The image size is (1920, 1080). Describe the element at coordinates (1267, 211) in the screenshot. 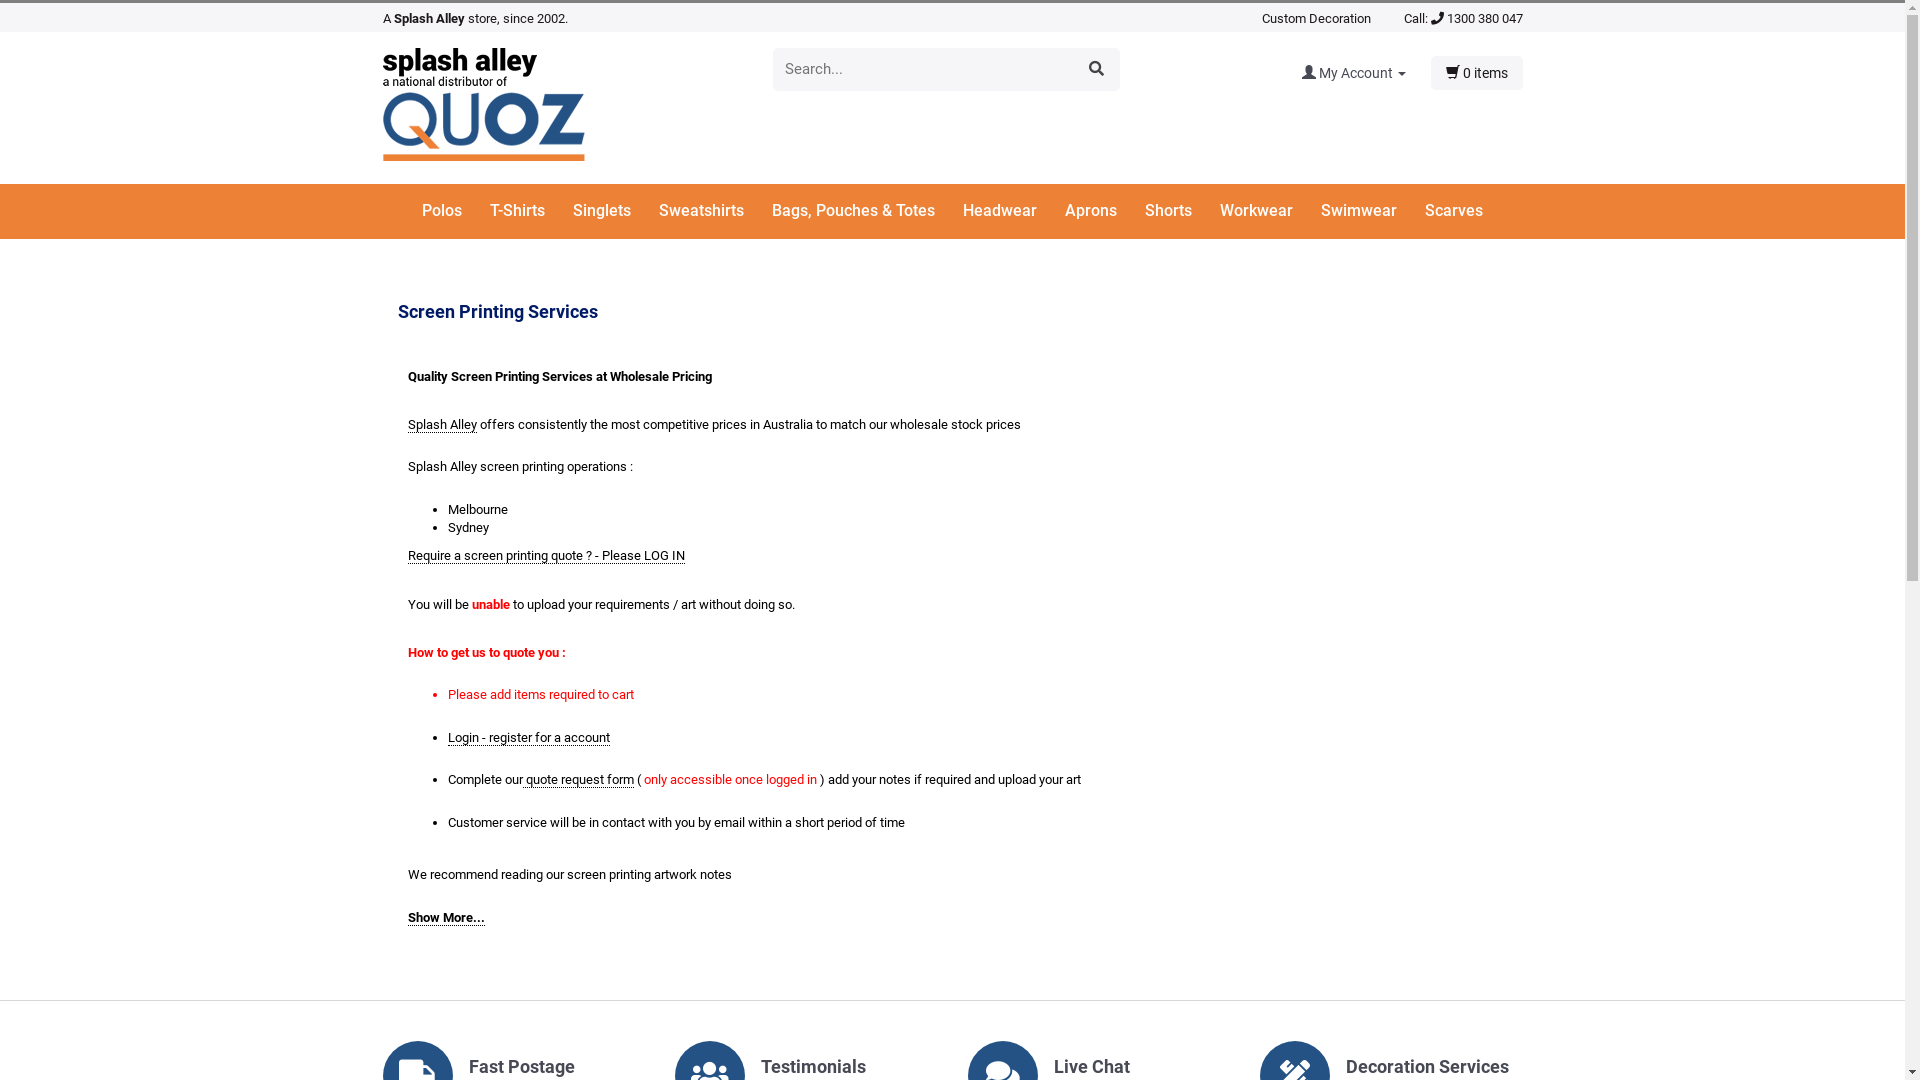

I see `'Workwear'` at that location.